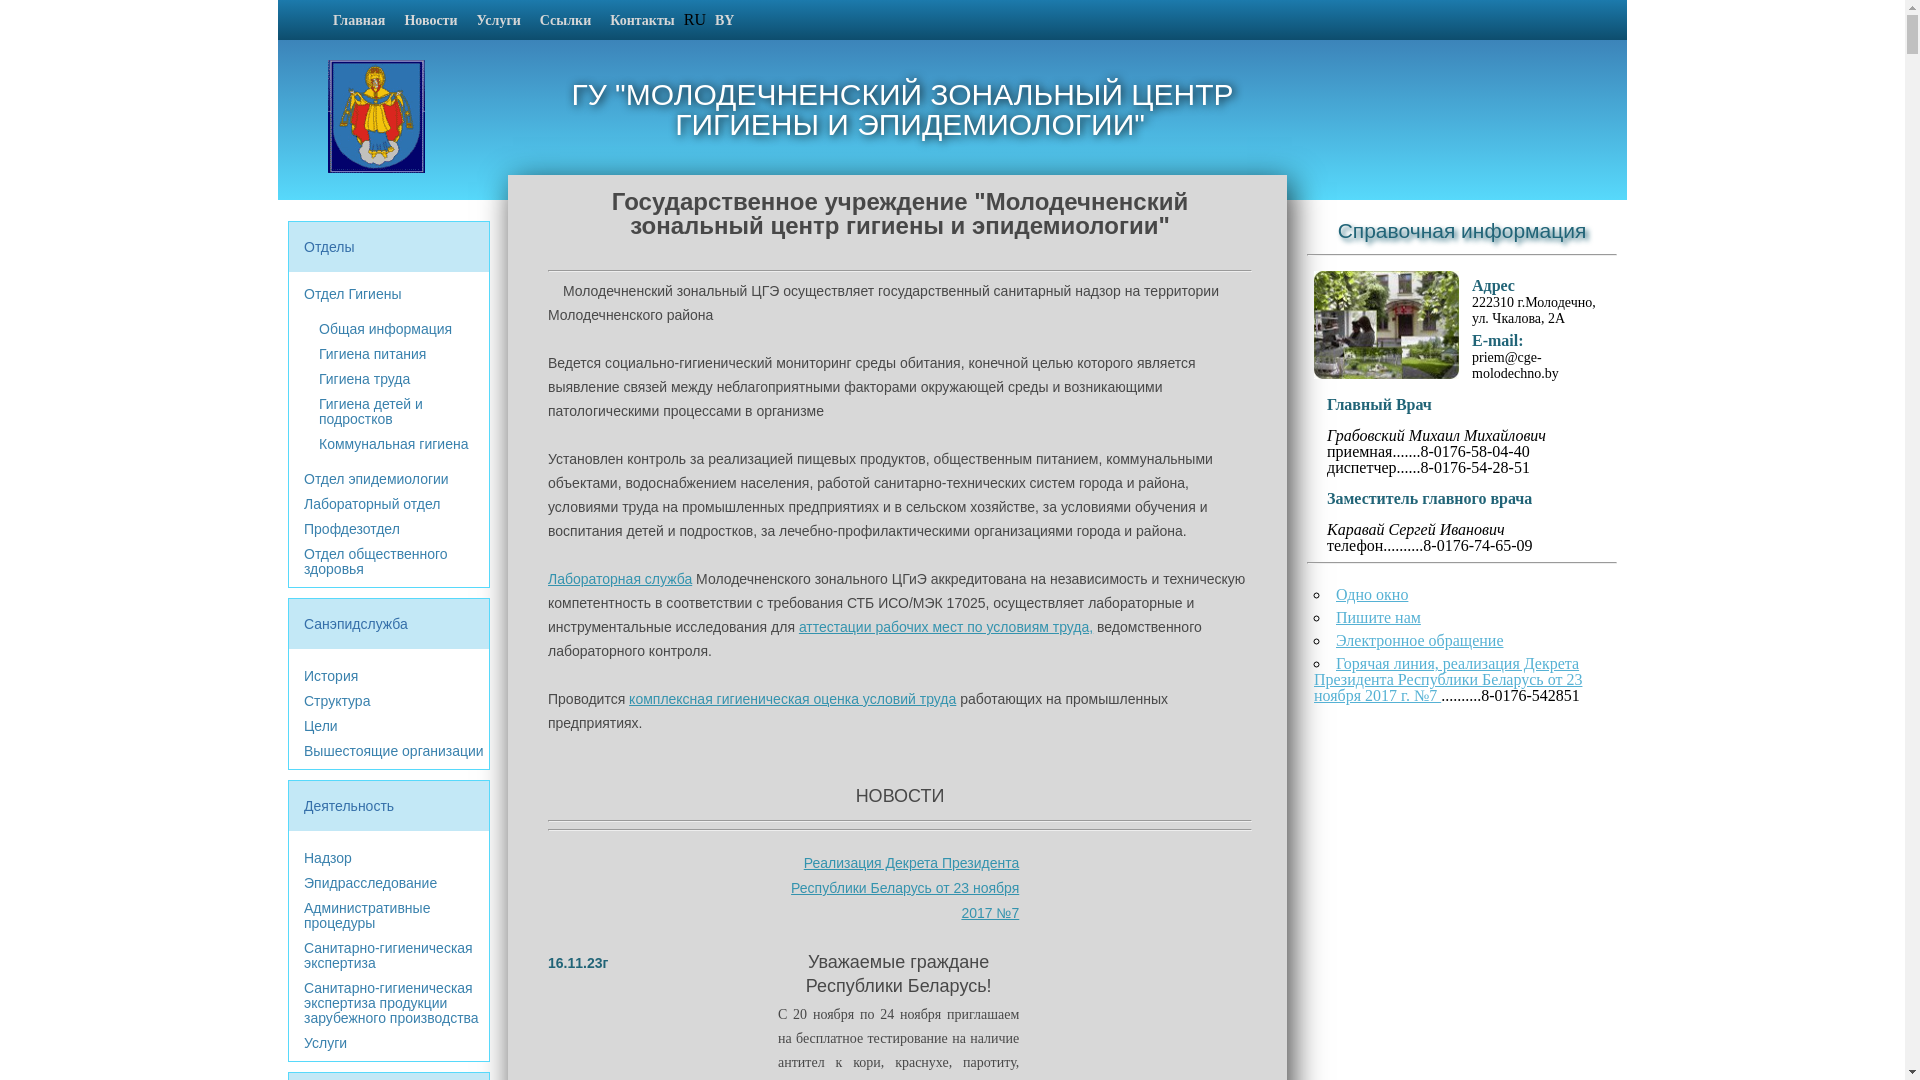 Image resolution: width=1920 pixels, height=1080 pixels. I want to click on 'BY', so click(723, 20).